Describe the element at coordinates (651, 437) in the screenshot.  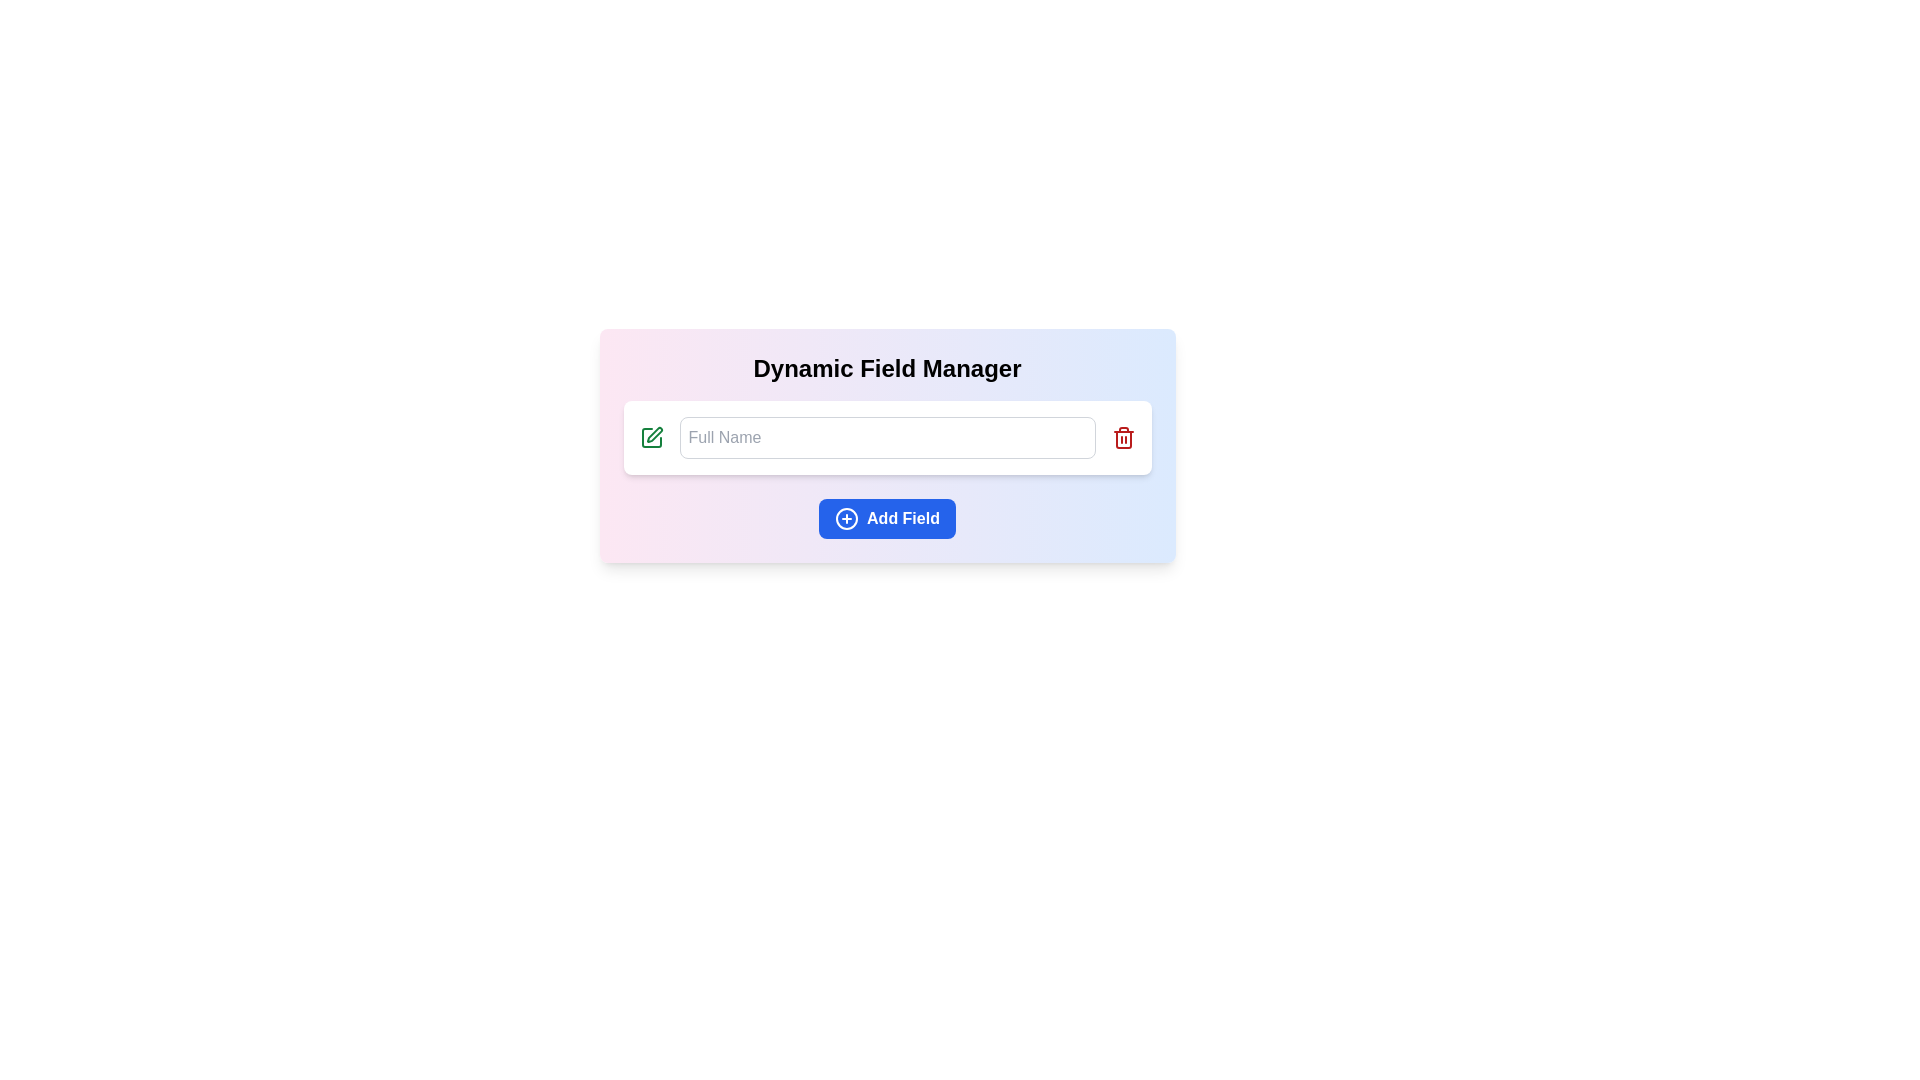
I see `the edit icon button located to the left of the 'Full Name' text input field, which allows users to modify or input information` at that location.